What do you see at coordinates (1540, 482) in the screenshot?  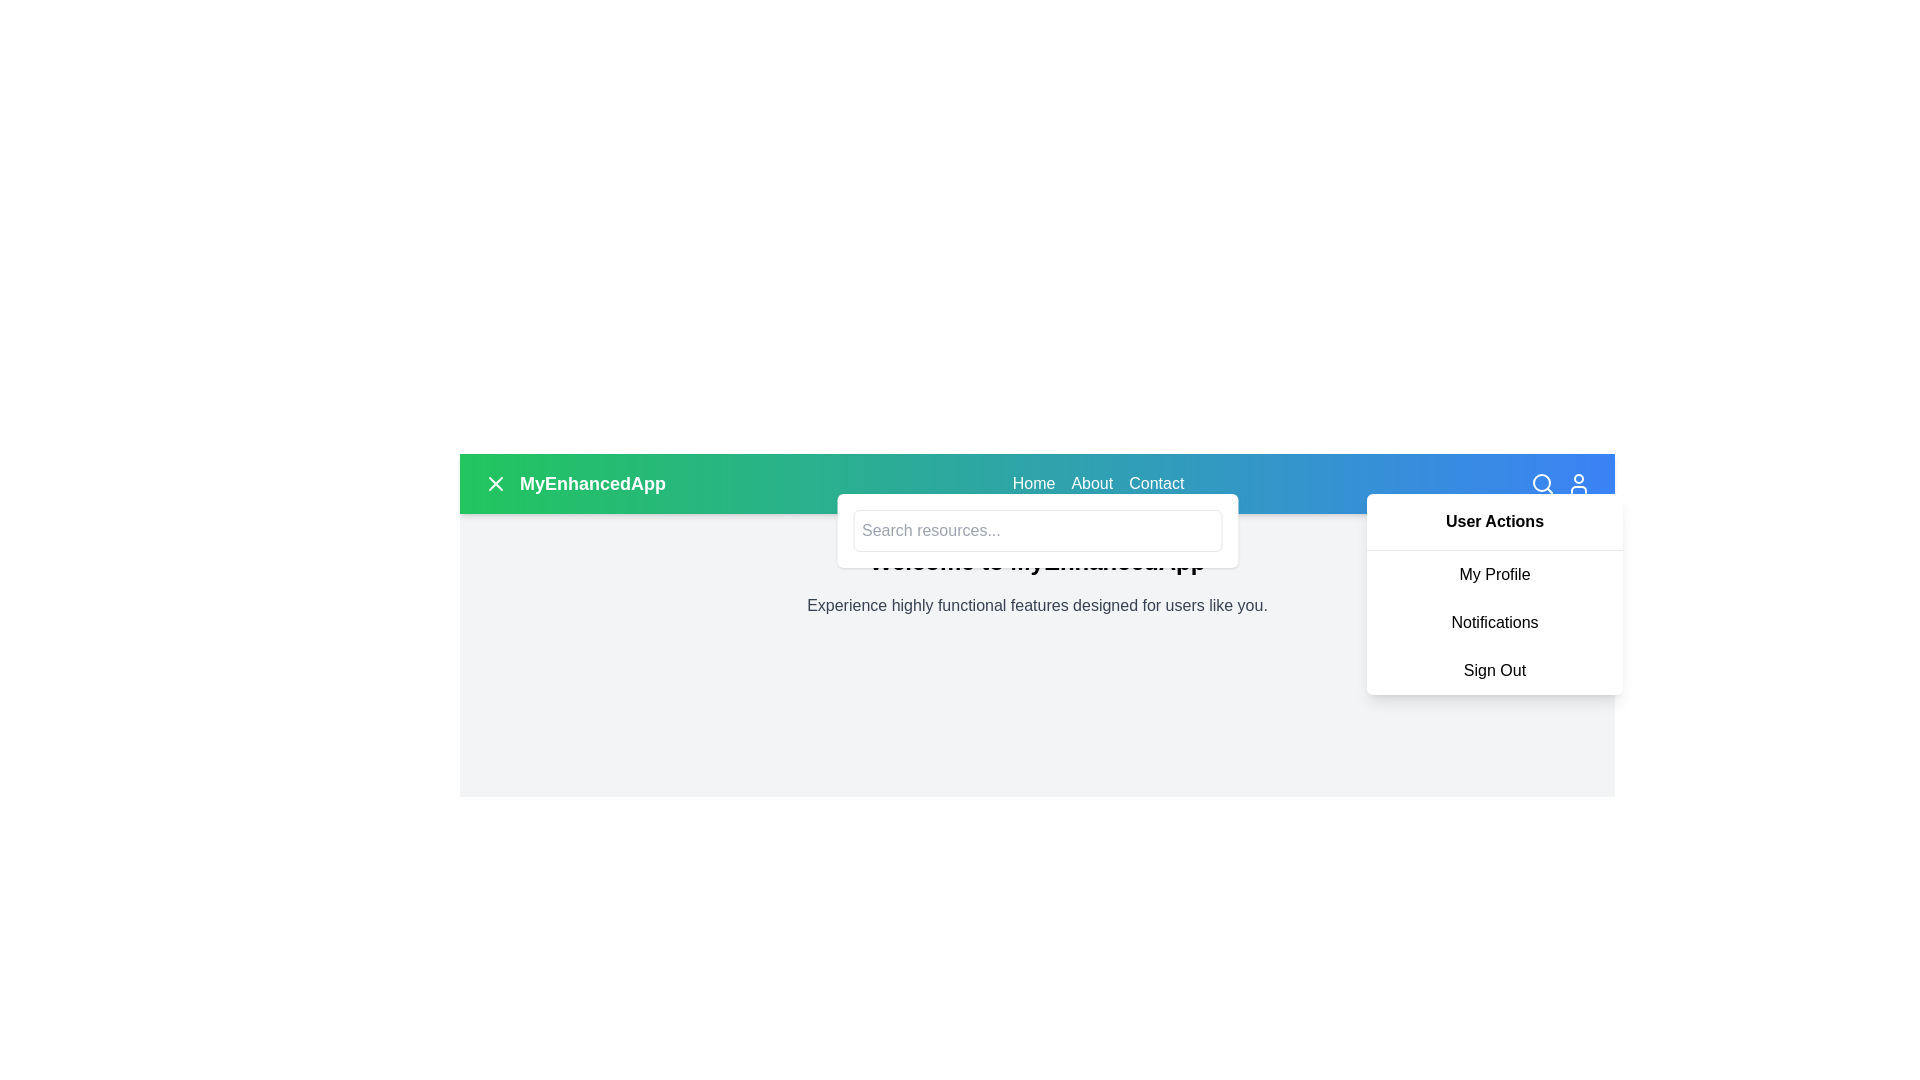 I see `the circular SVG element that represents a search icon located in the top-right corner of the interface` at bounding box center [1540, 482].